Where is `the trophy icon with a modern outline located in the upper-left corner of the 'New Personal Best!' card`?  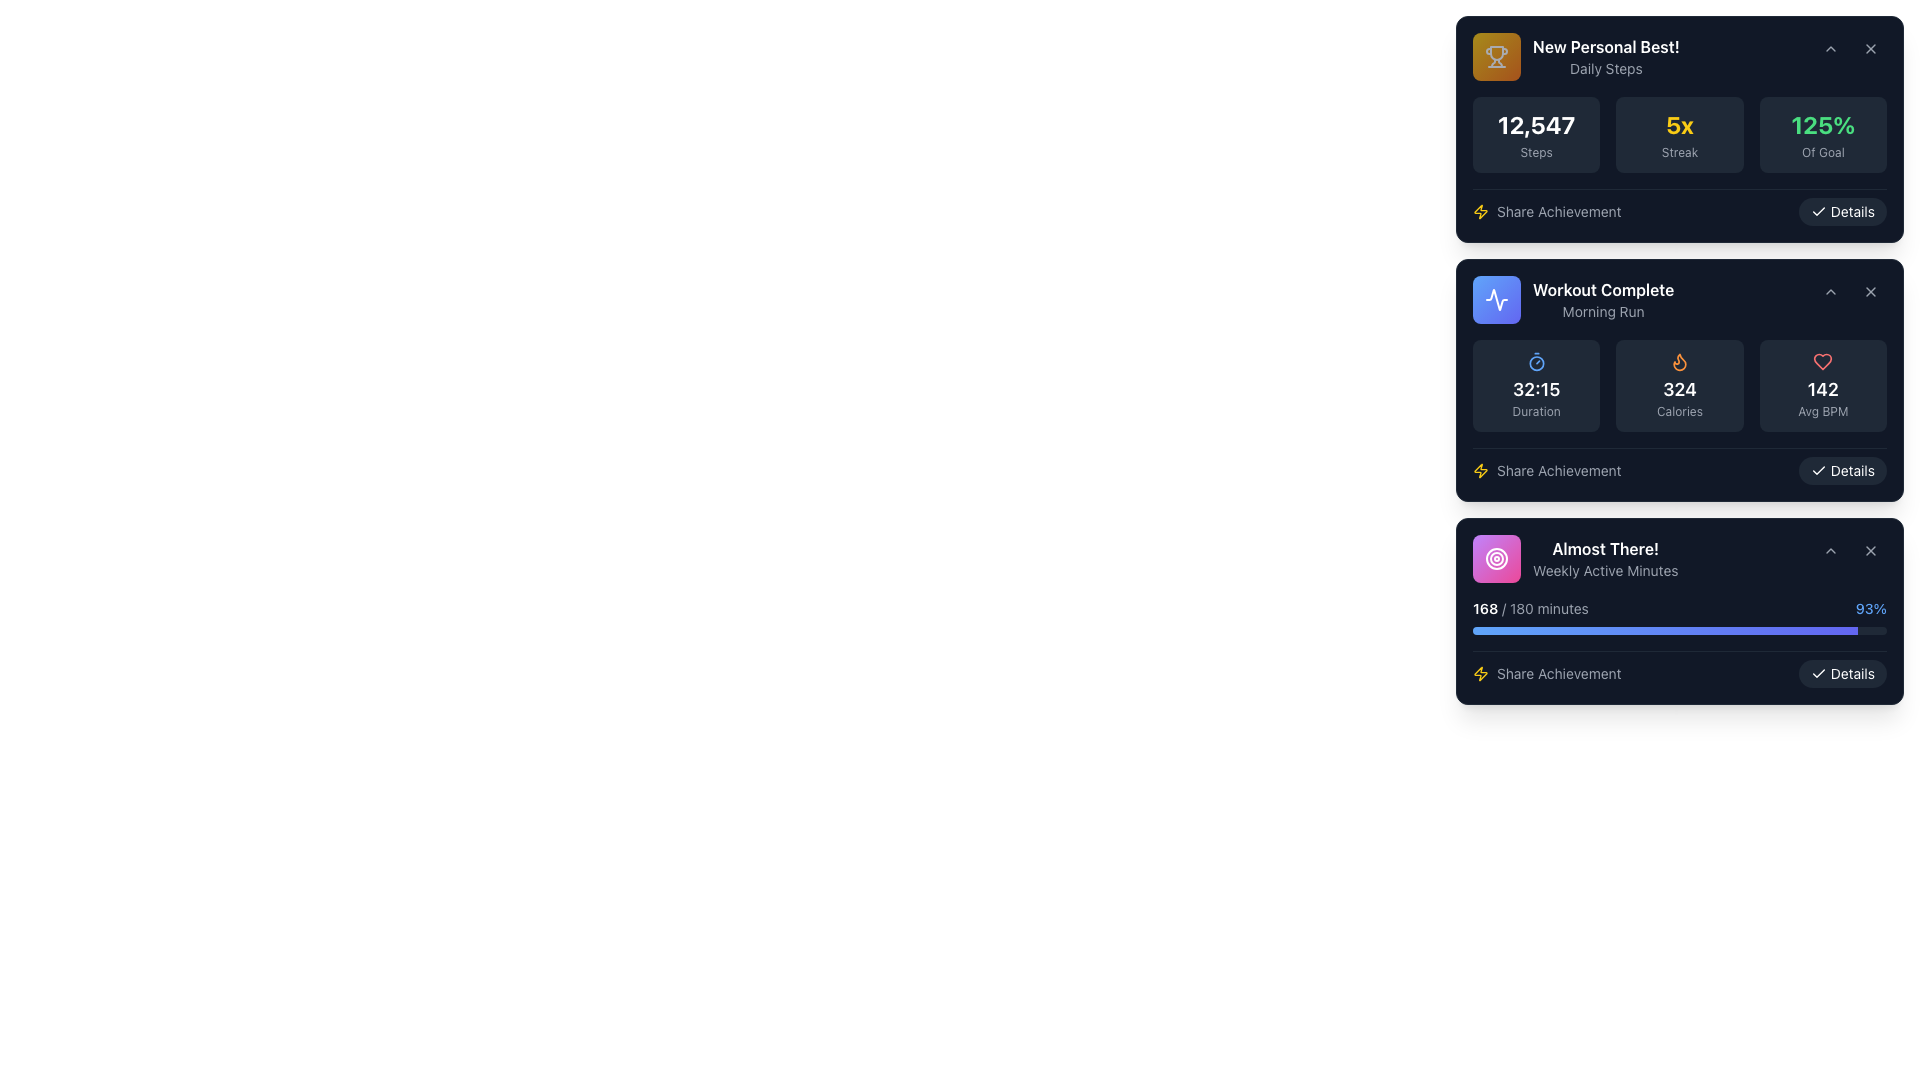 the trophy icon with a modern outline located in the upper-left corner of the 'New Personal Best!' card is located at coordinates (1497, 52).